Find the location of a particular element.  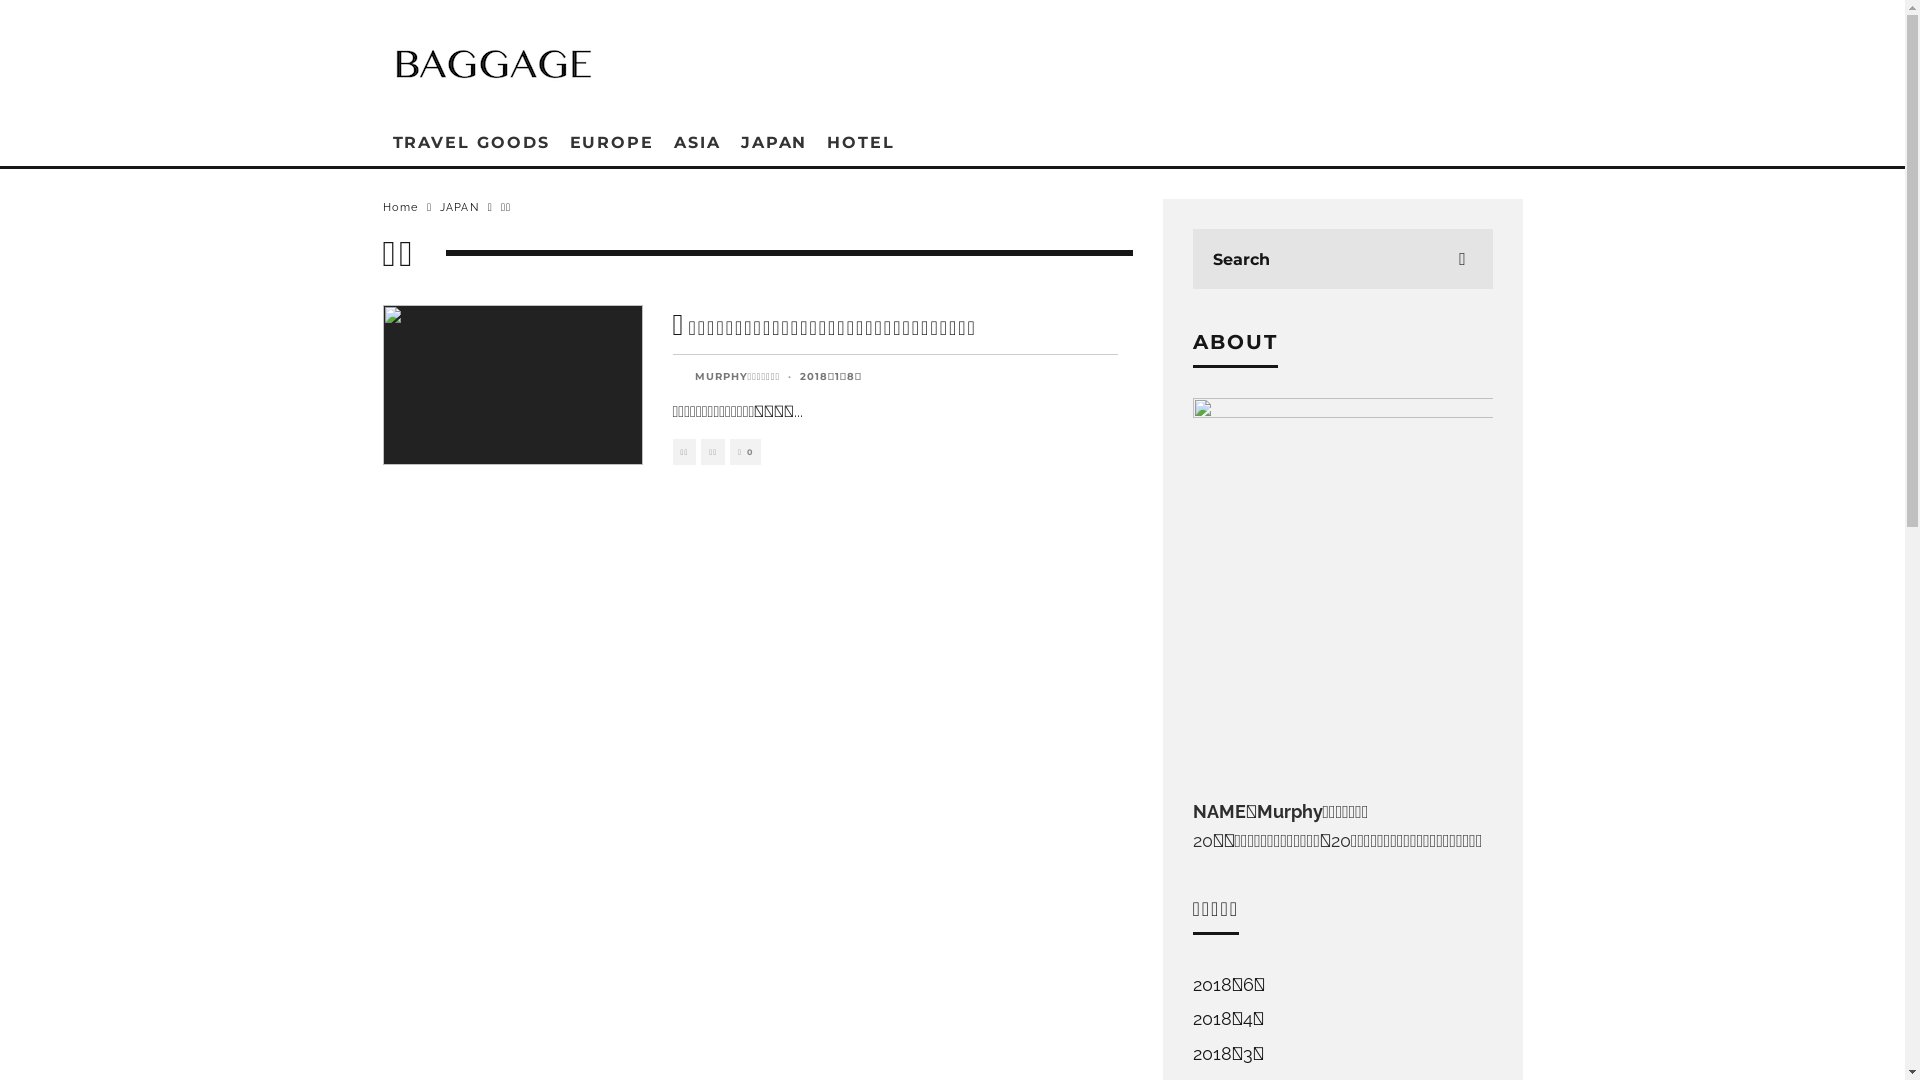

'TRAVEL GOODS' is located at coordinates (469, 141).